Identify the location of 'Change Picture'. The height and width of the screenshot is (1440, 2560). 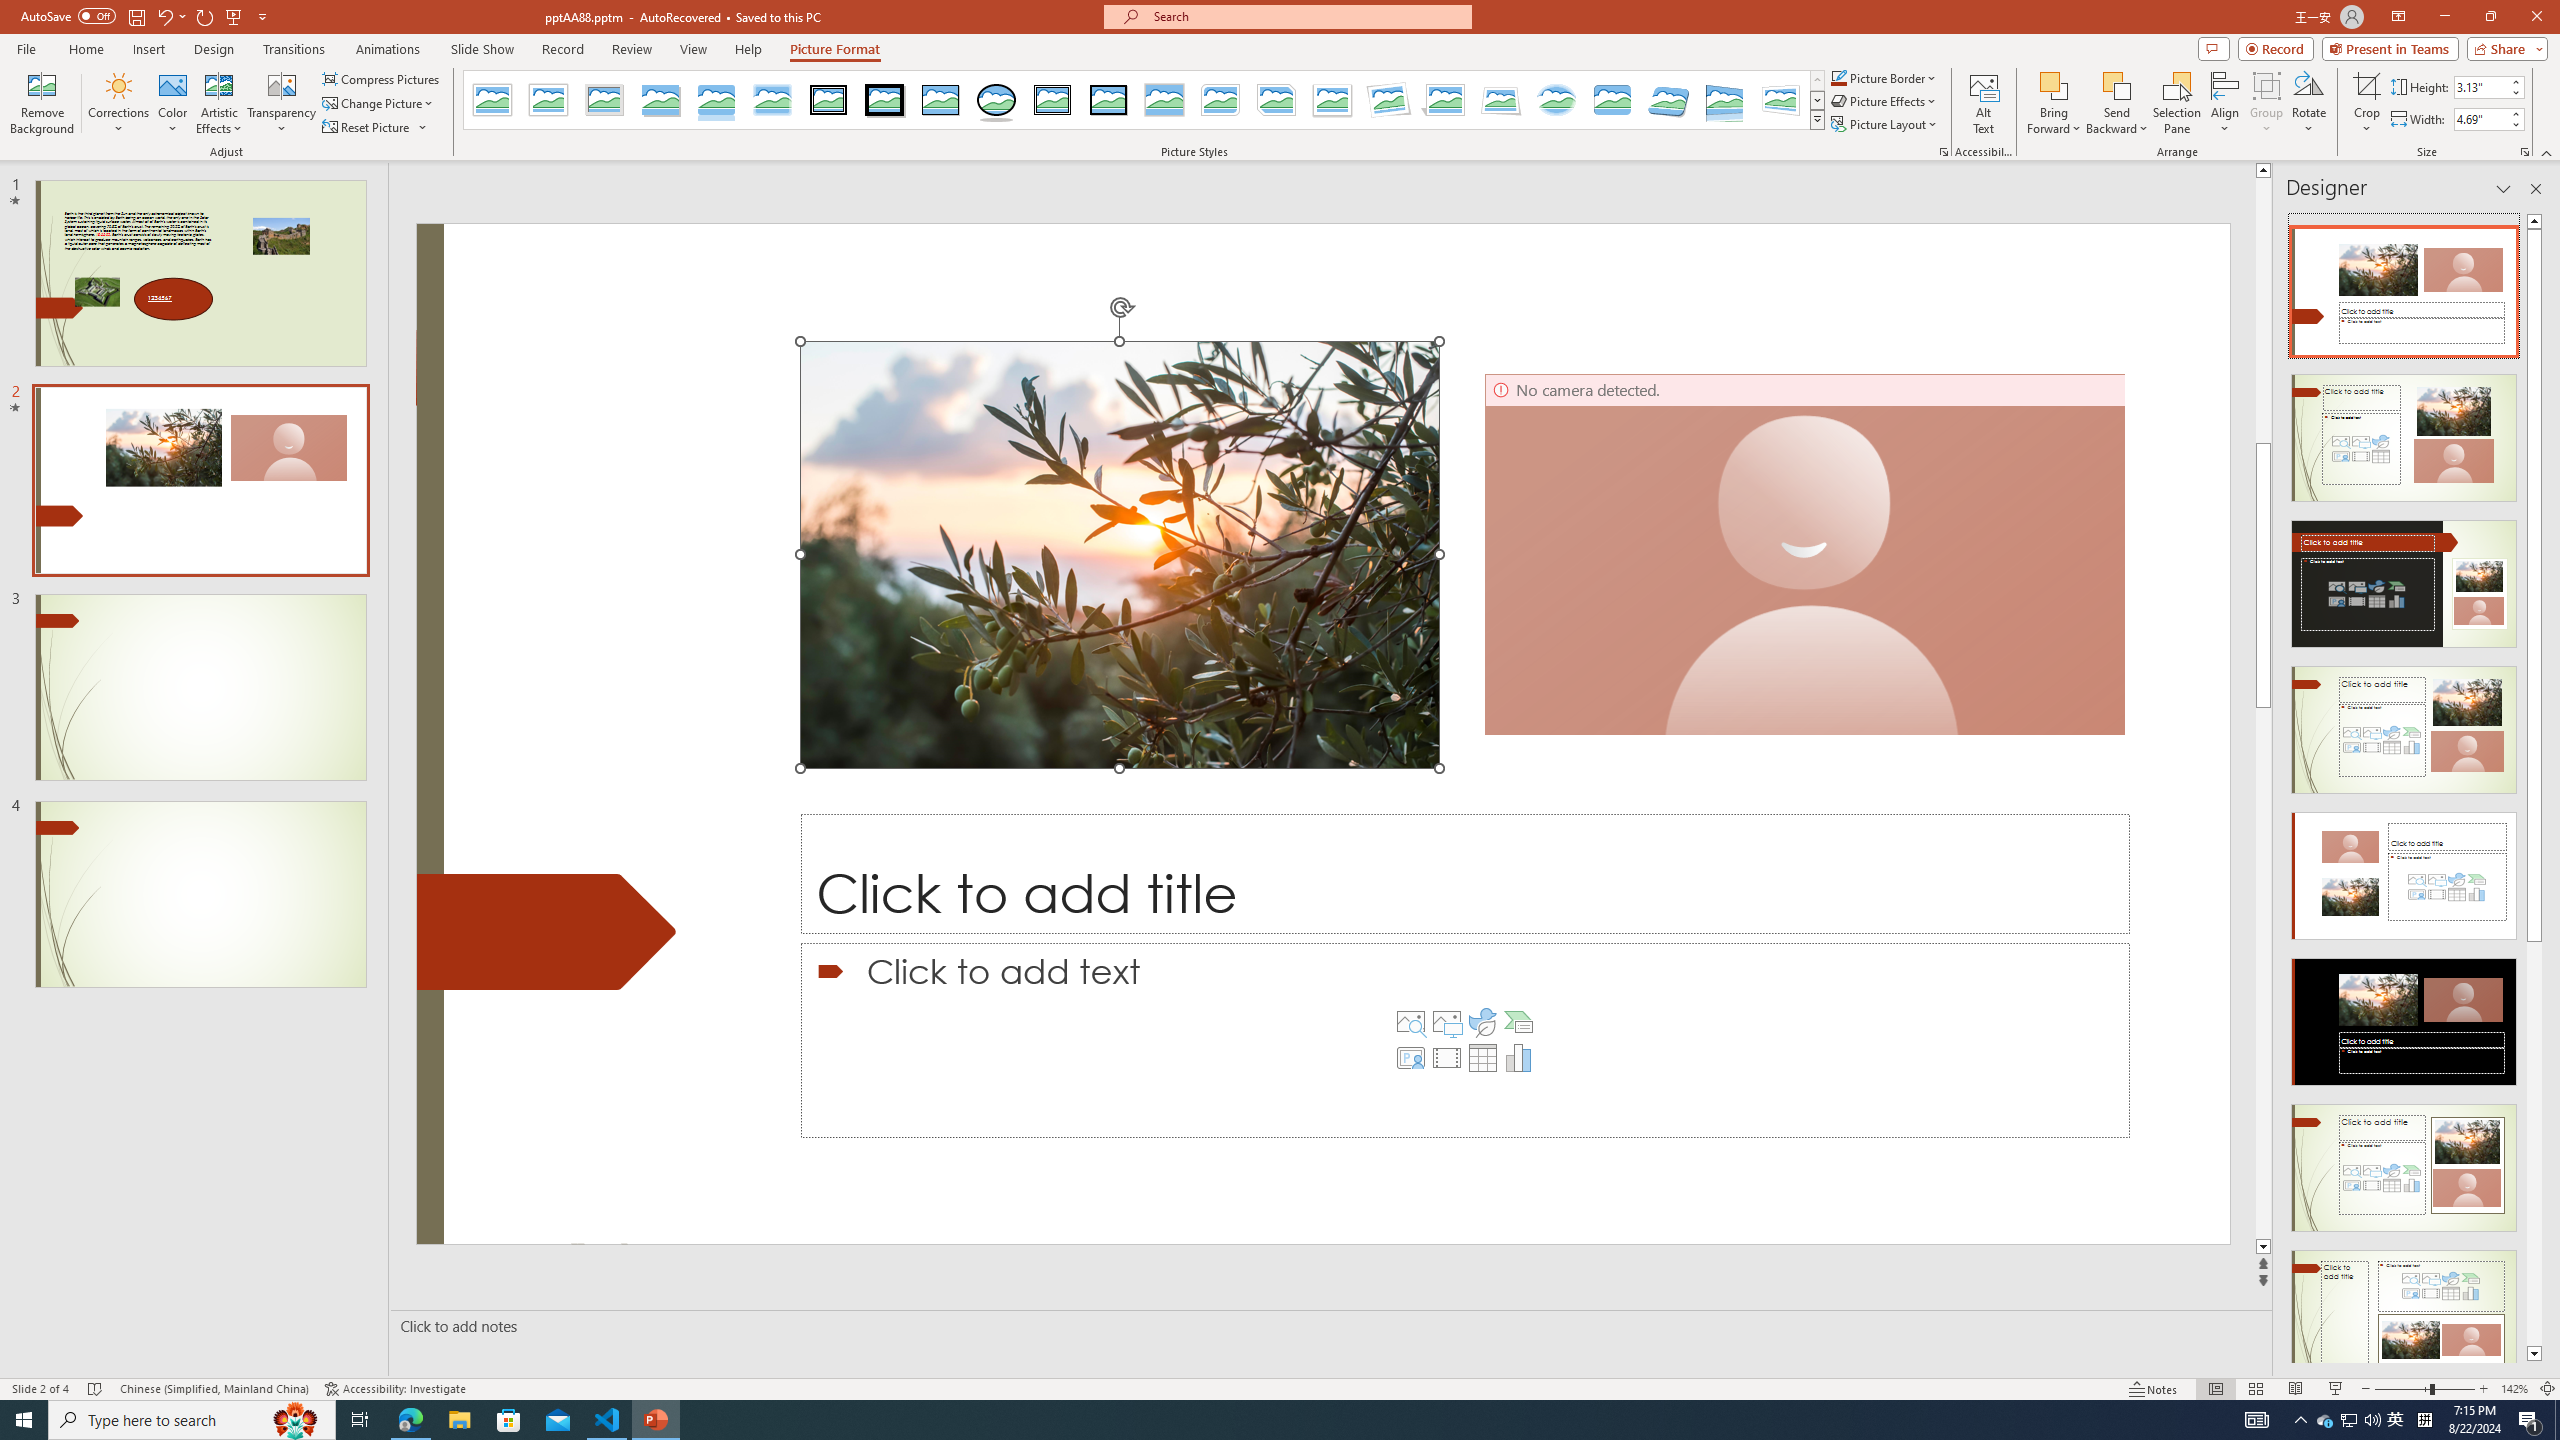
(379, 103).